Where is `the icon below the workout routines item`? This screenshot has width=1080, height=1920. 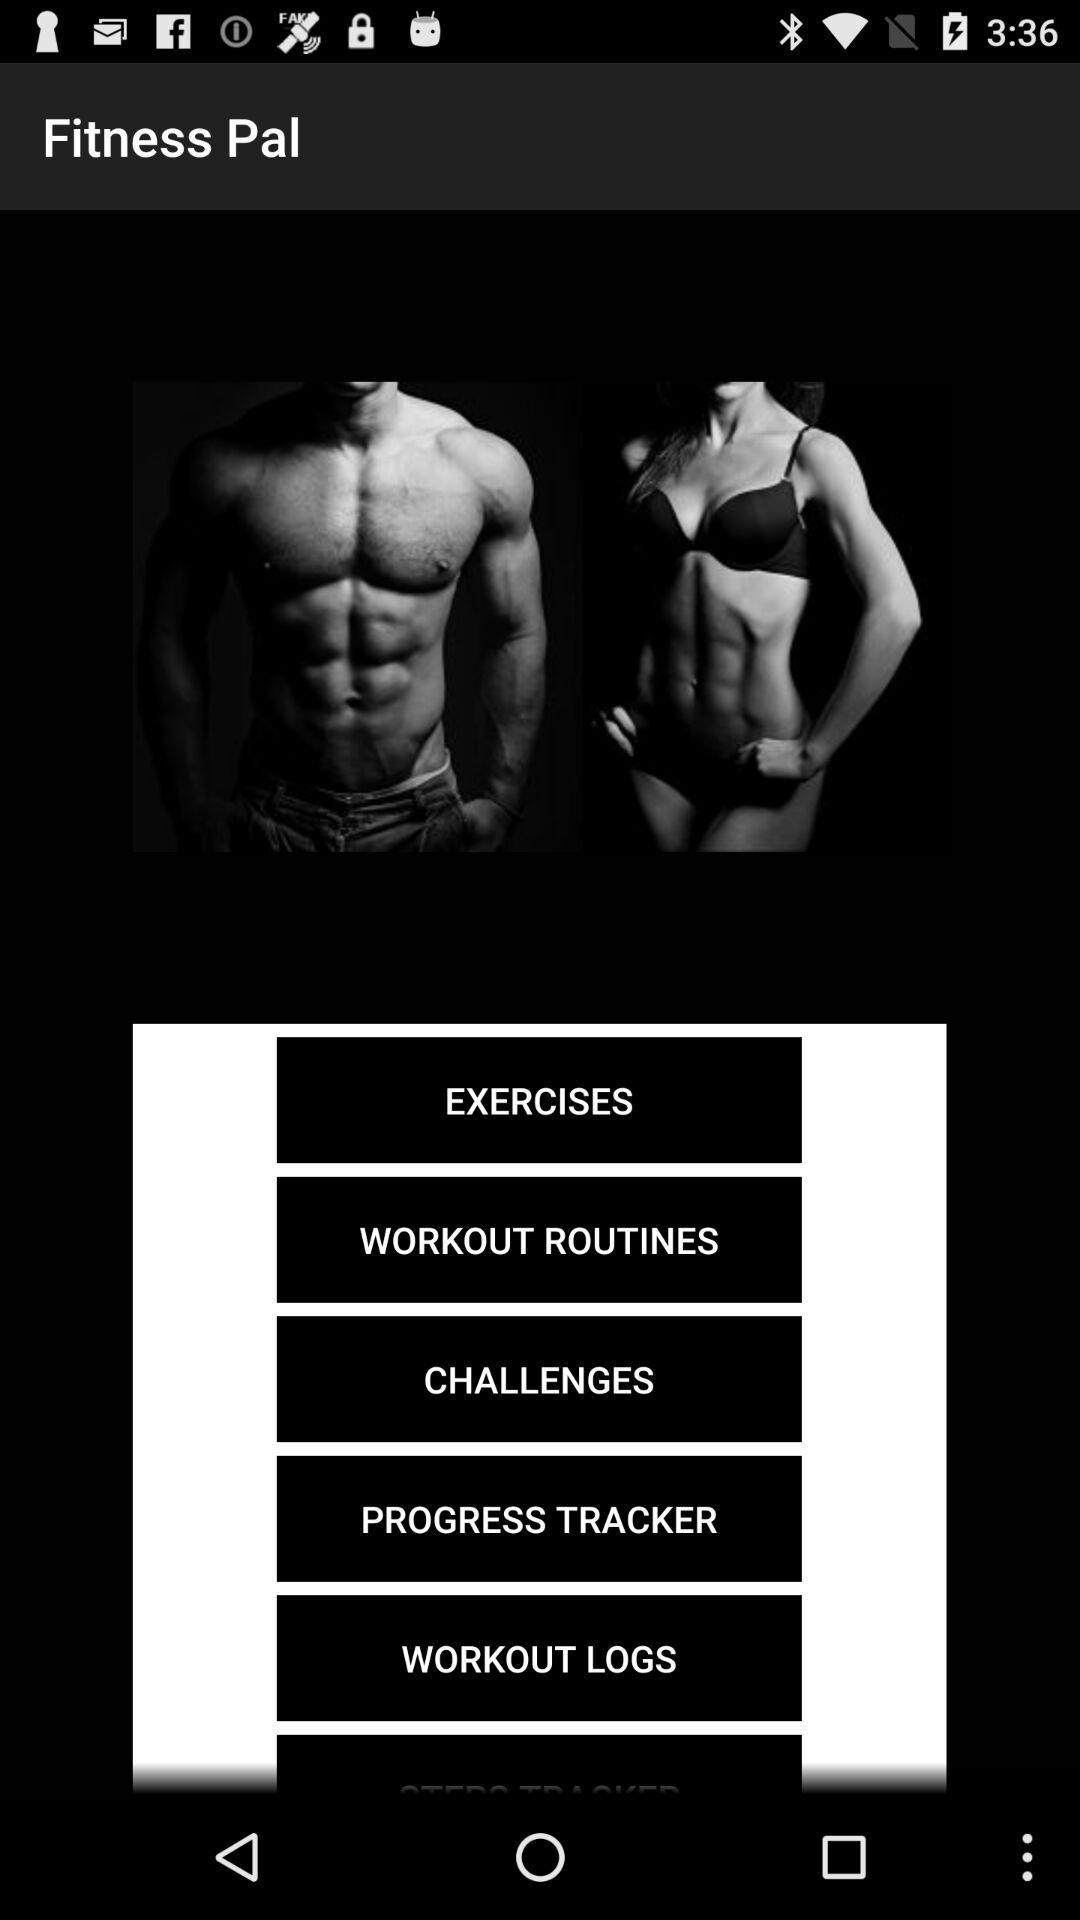
the icon below the workout routines item is located at coordinates (538, 1378).